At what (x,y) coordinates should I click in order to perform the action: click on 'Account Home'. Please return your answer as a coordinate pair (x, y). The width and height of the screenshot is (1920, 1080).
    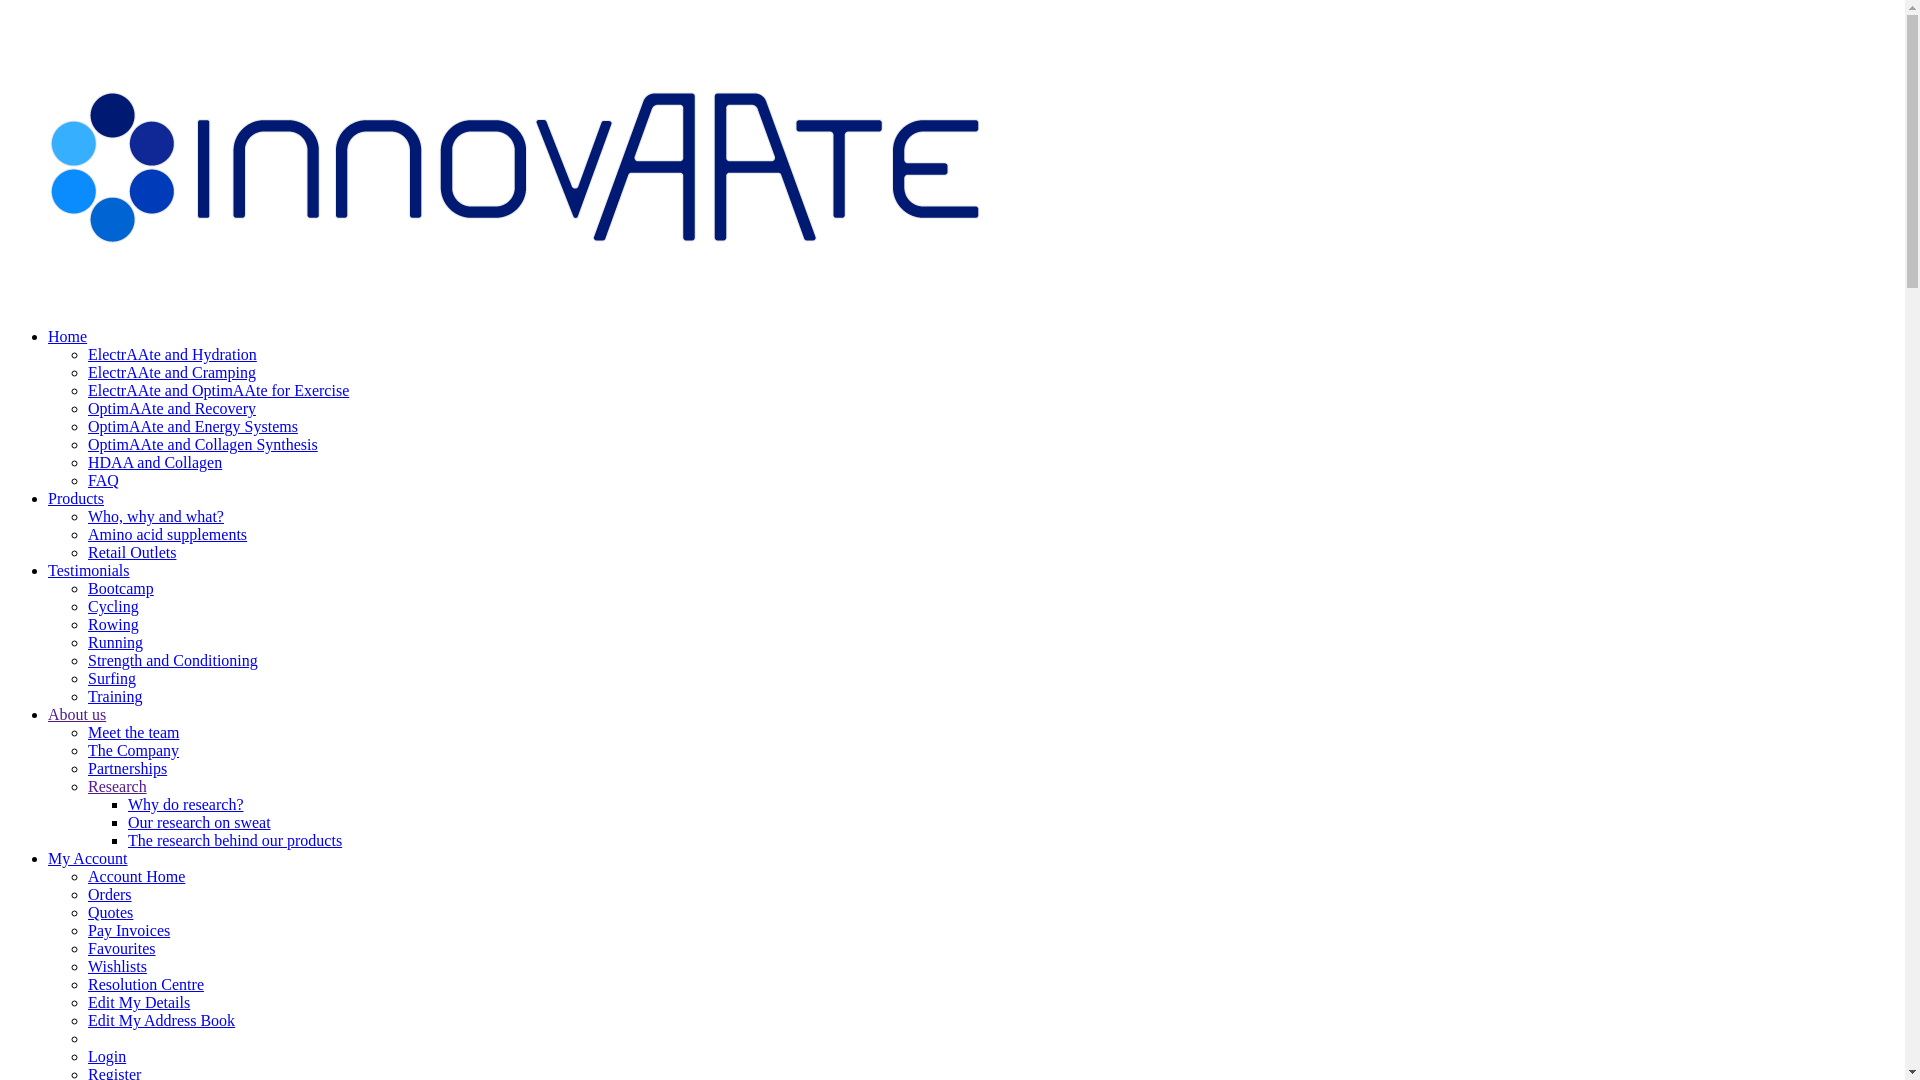
    Looking at the image, I should click on (135, 875).